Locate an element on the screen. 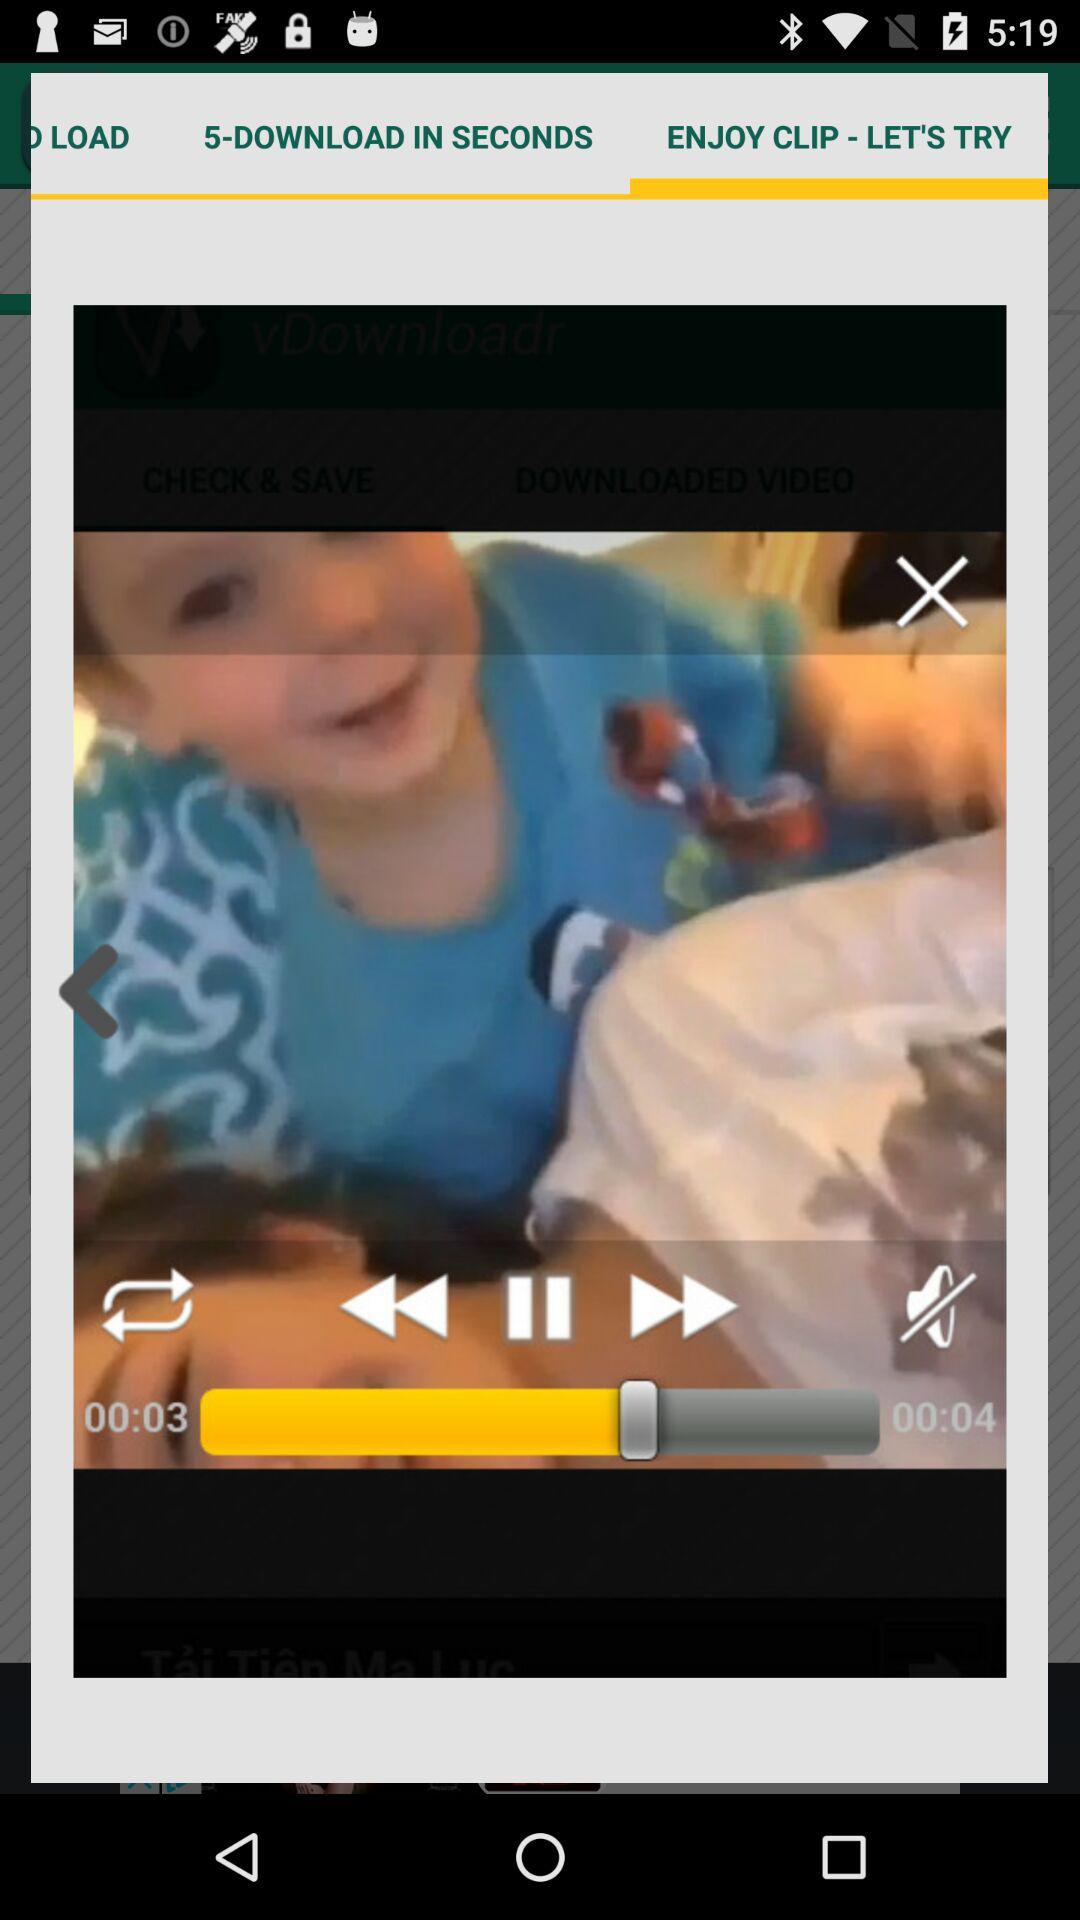  back is located at coordinates (94, 991).